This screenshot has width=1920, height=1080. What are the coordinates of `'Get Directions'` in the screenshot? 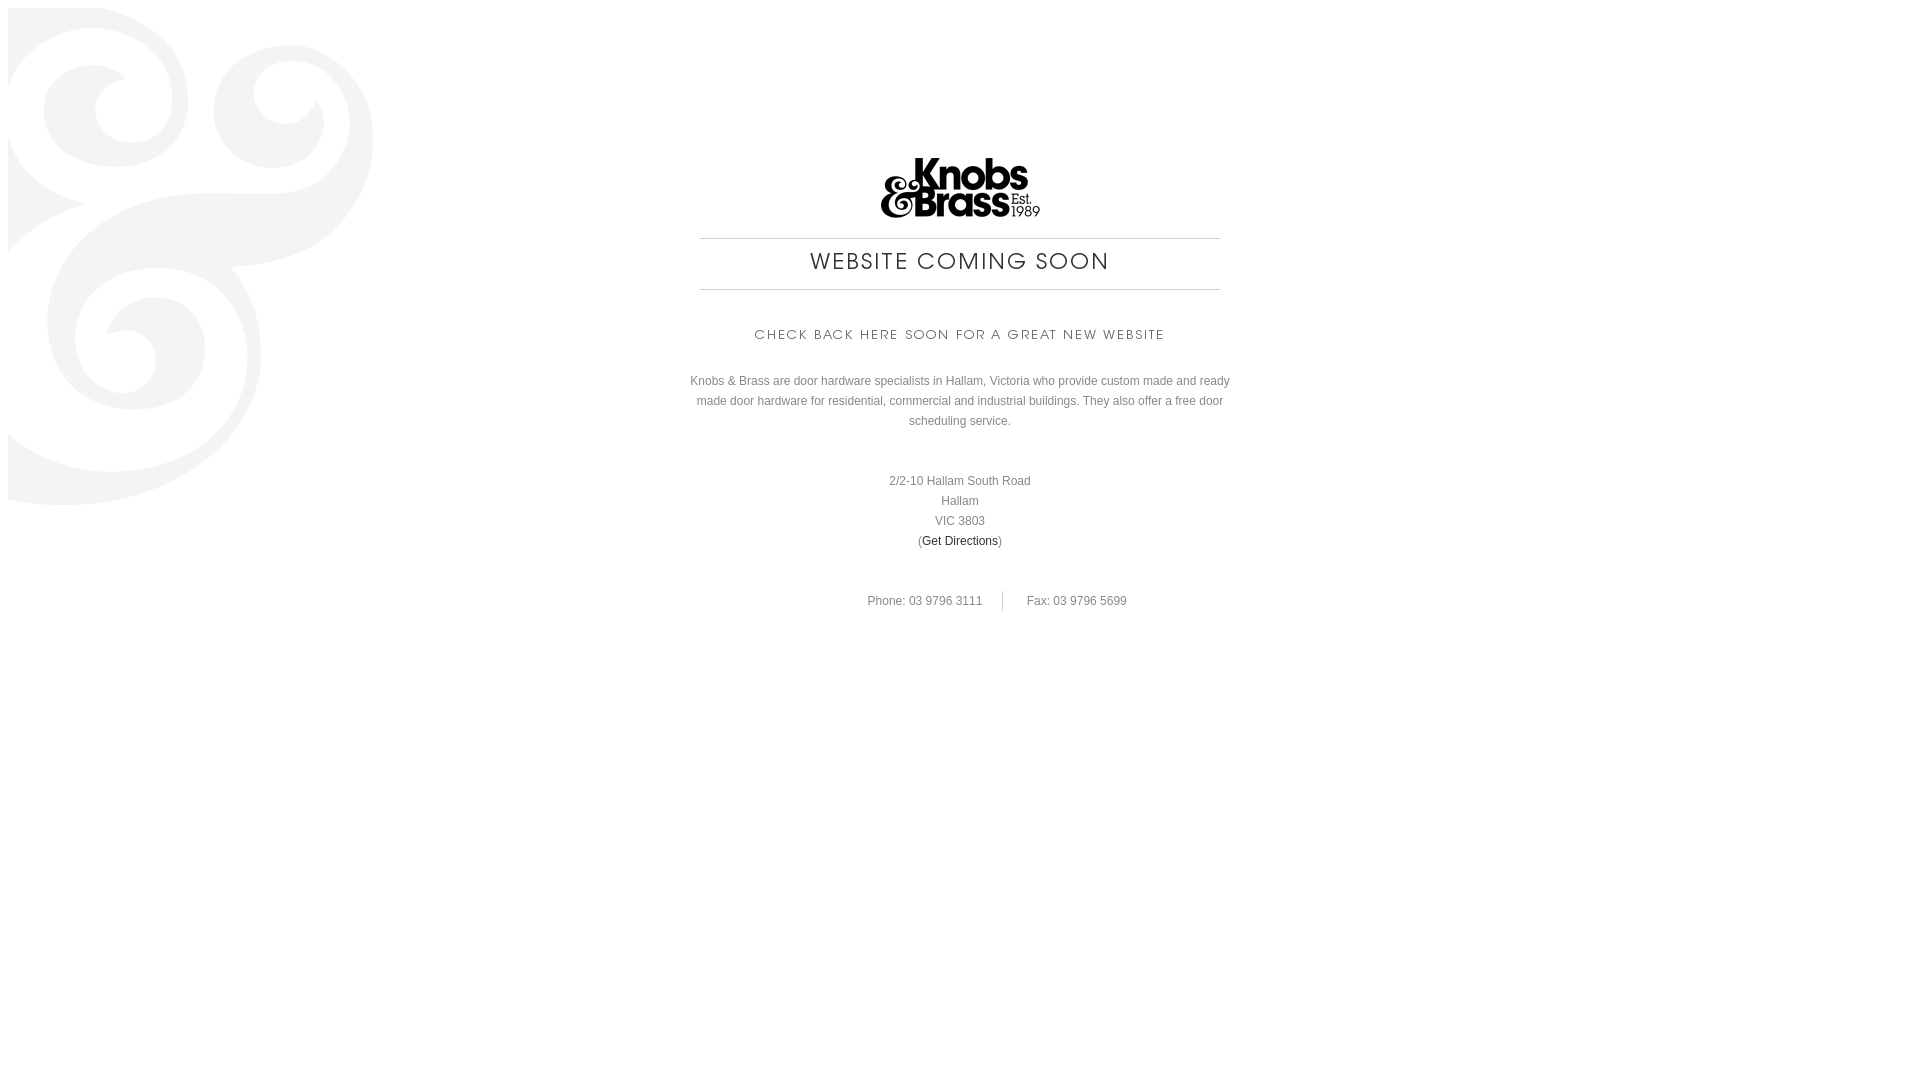 It's located at (960, 540).